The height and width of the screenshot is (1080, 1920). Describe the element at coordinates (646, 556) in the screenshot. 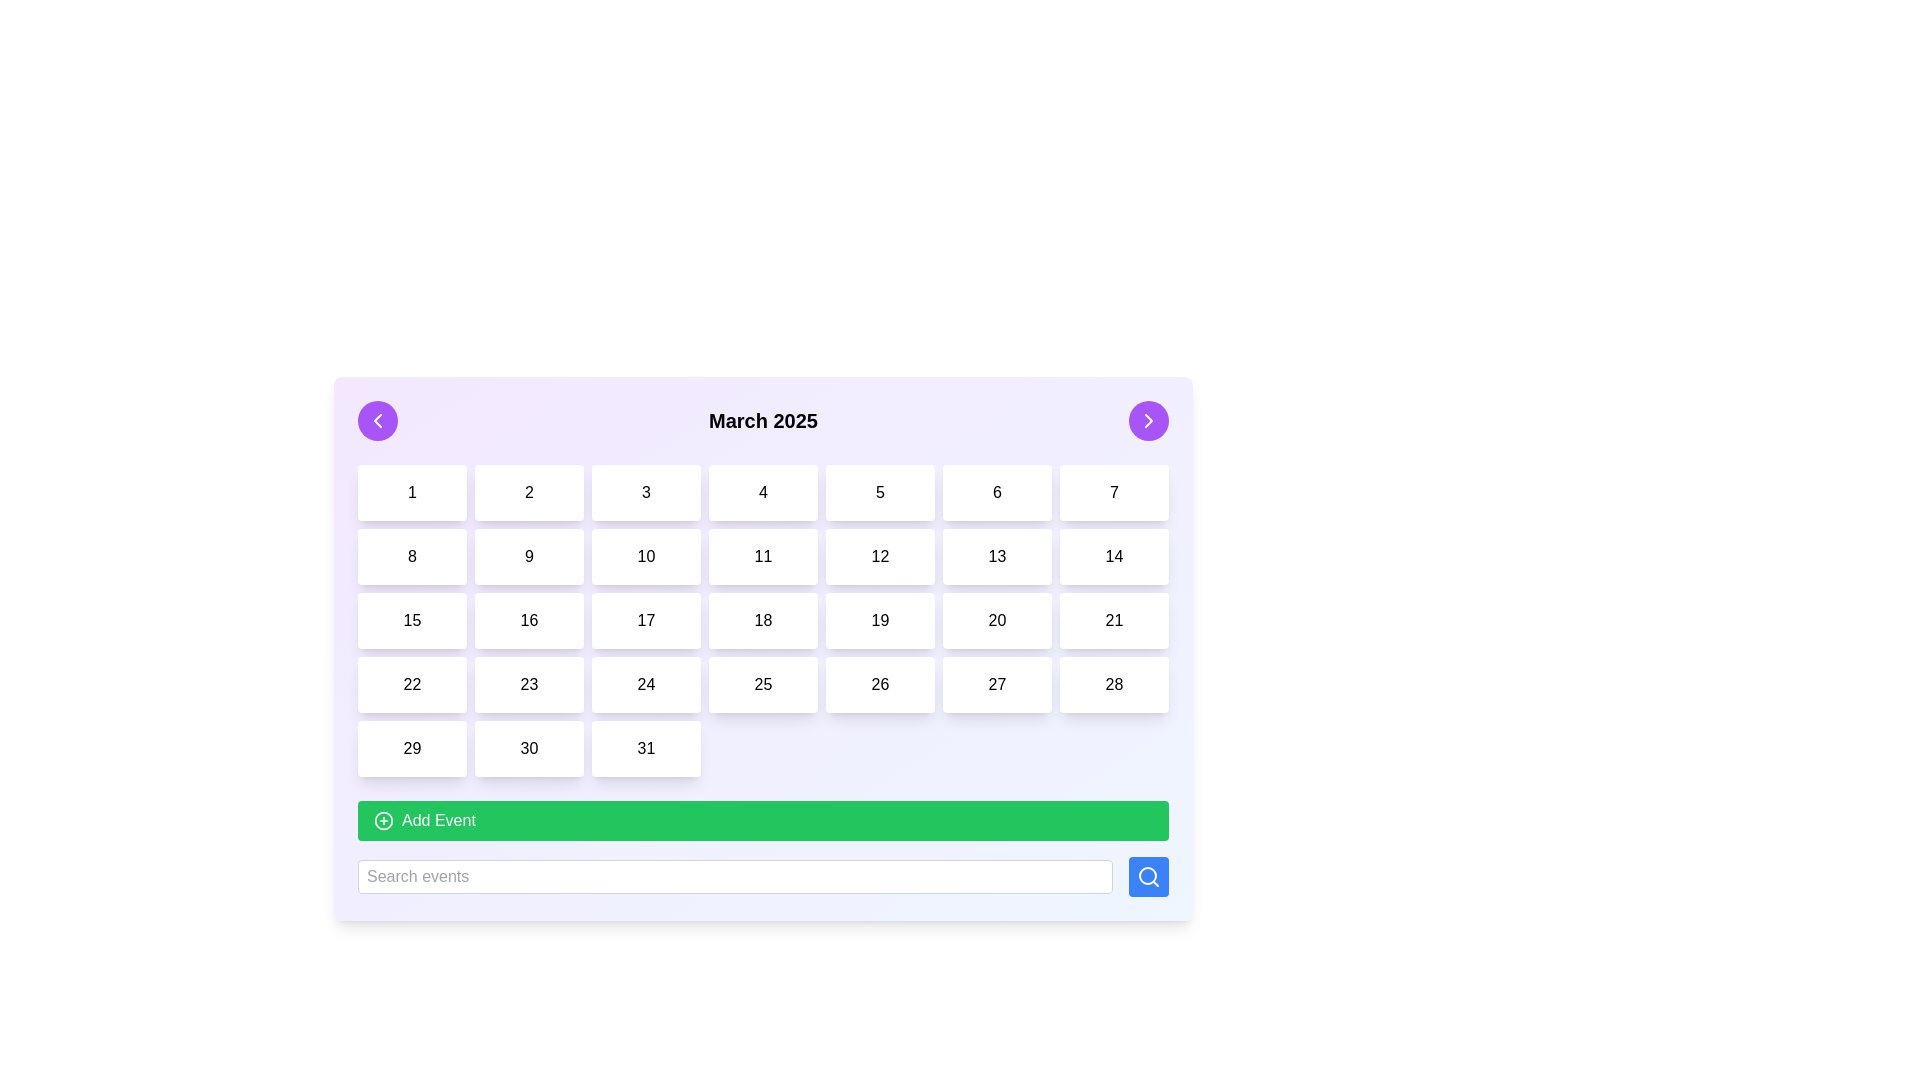

I see `the calendar date visual representation located in the second row and third column of the grid layout` at that location.